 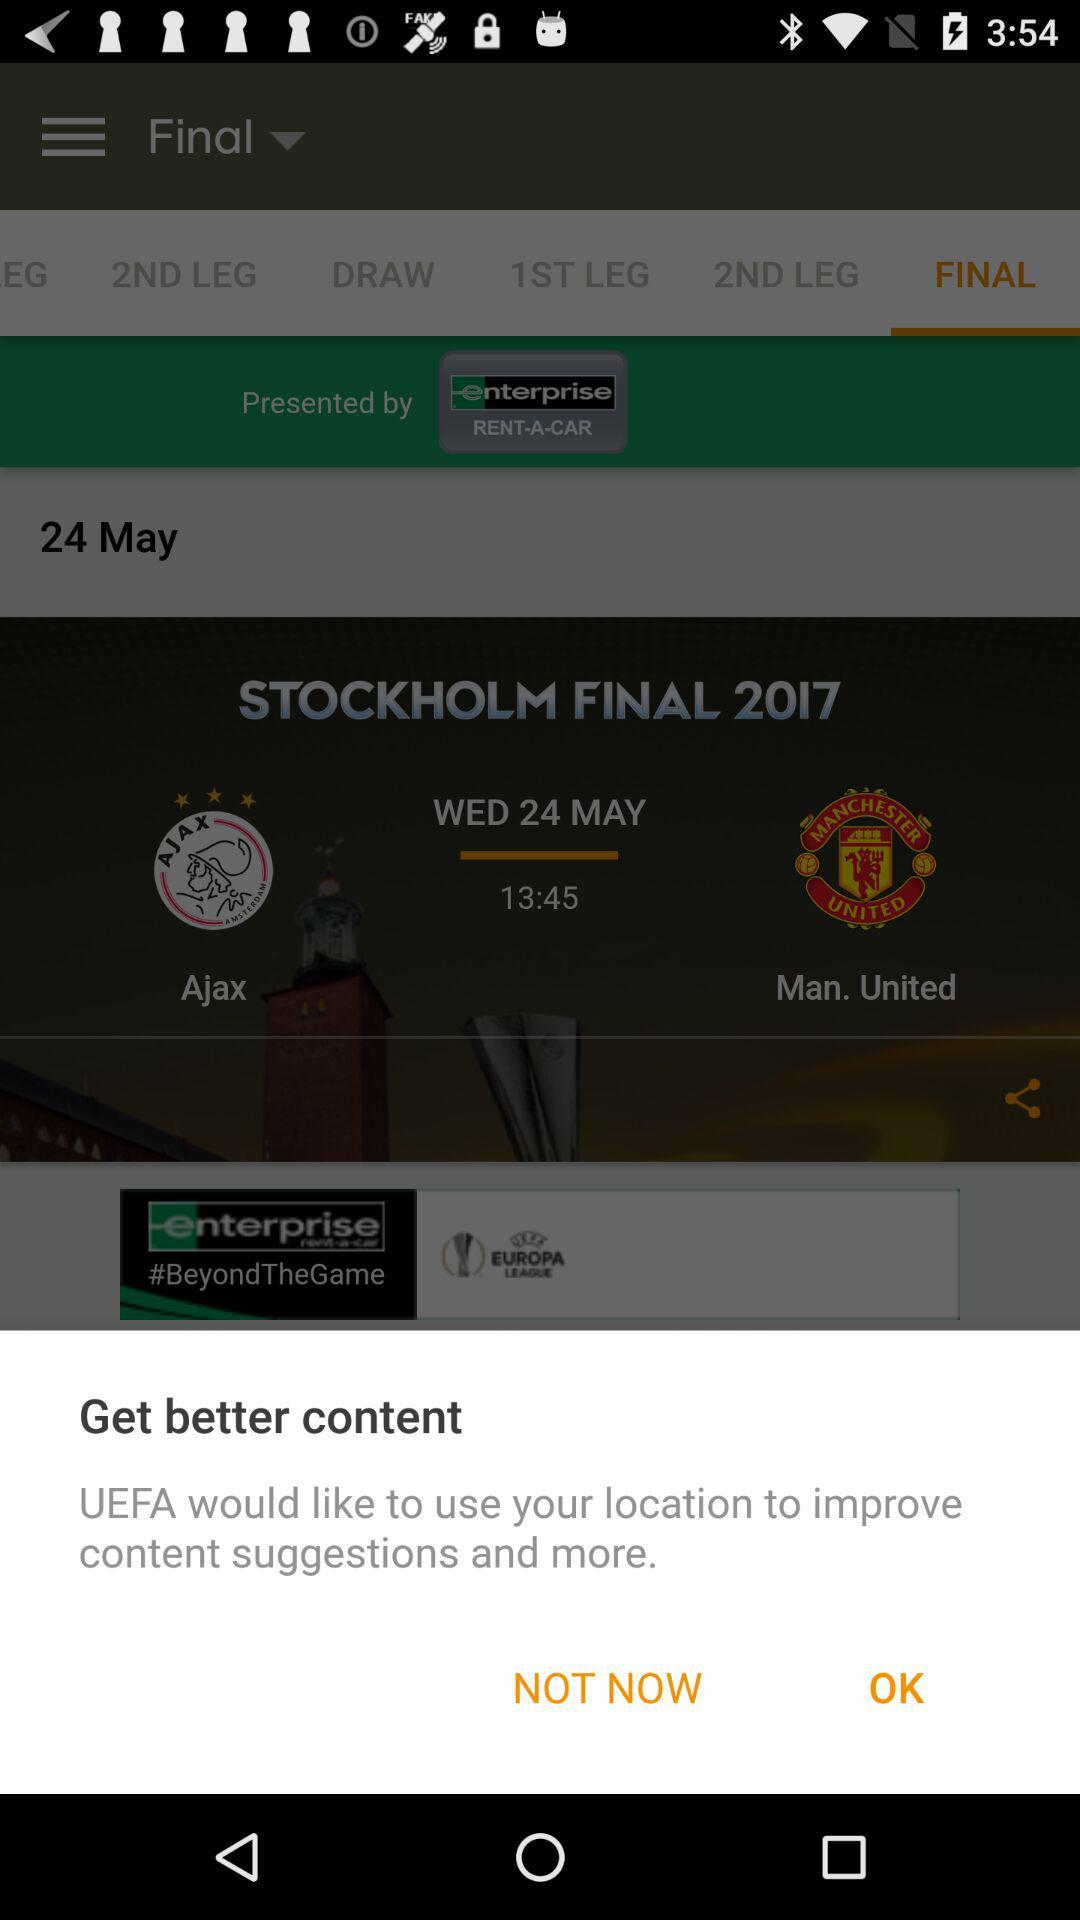 I want to click on icon to the left of the ok, so click(x=606, y=1685).